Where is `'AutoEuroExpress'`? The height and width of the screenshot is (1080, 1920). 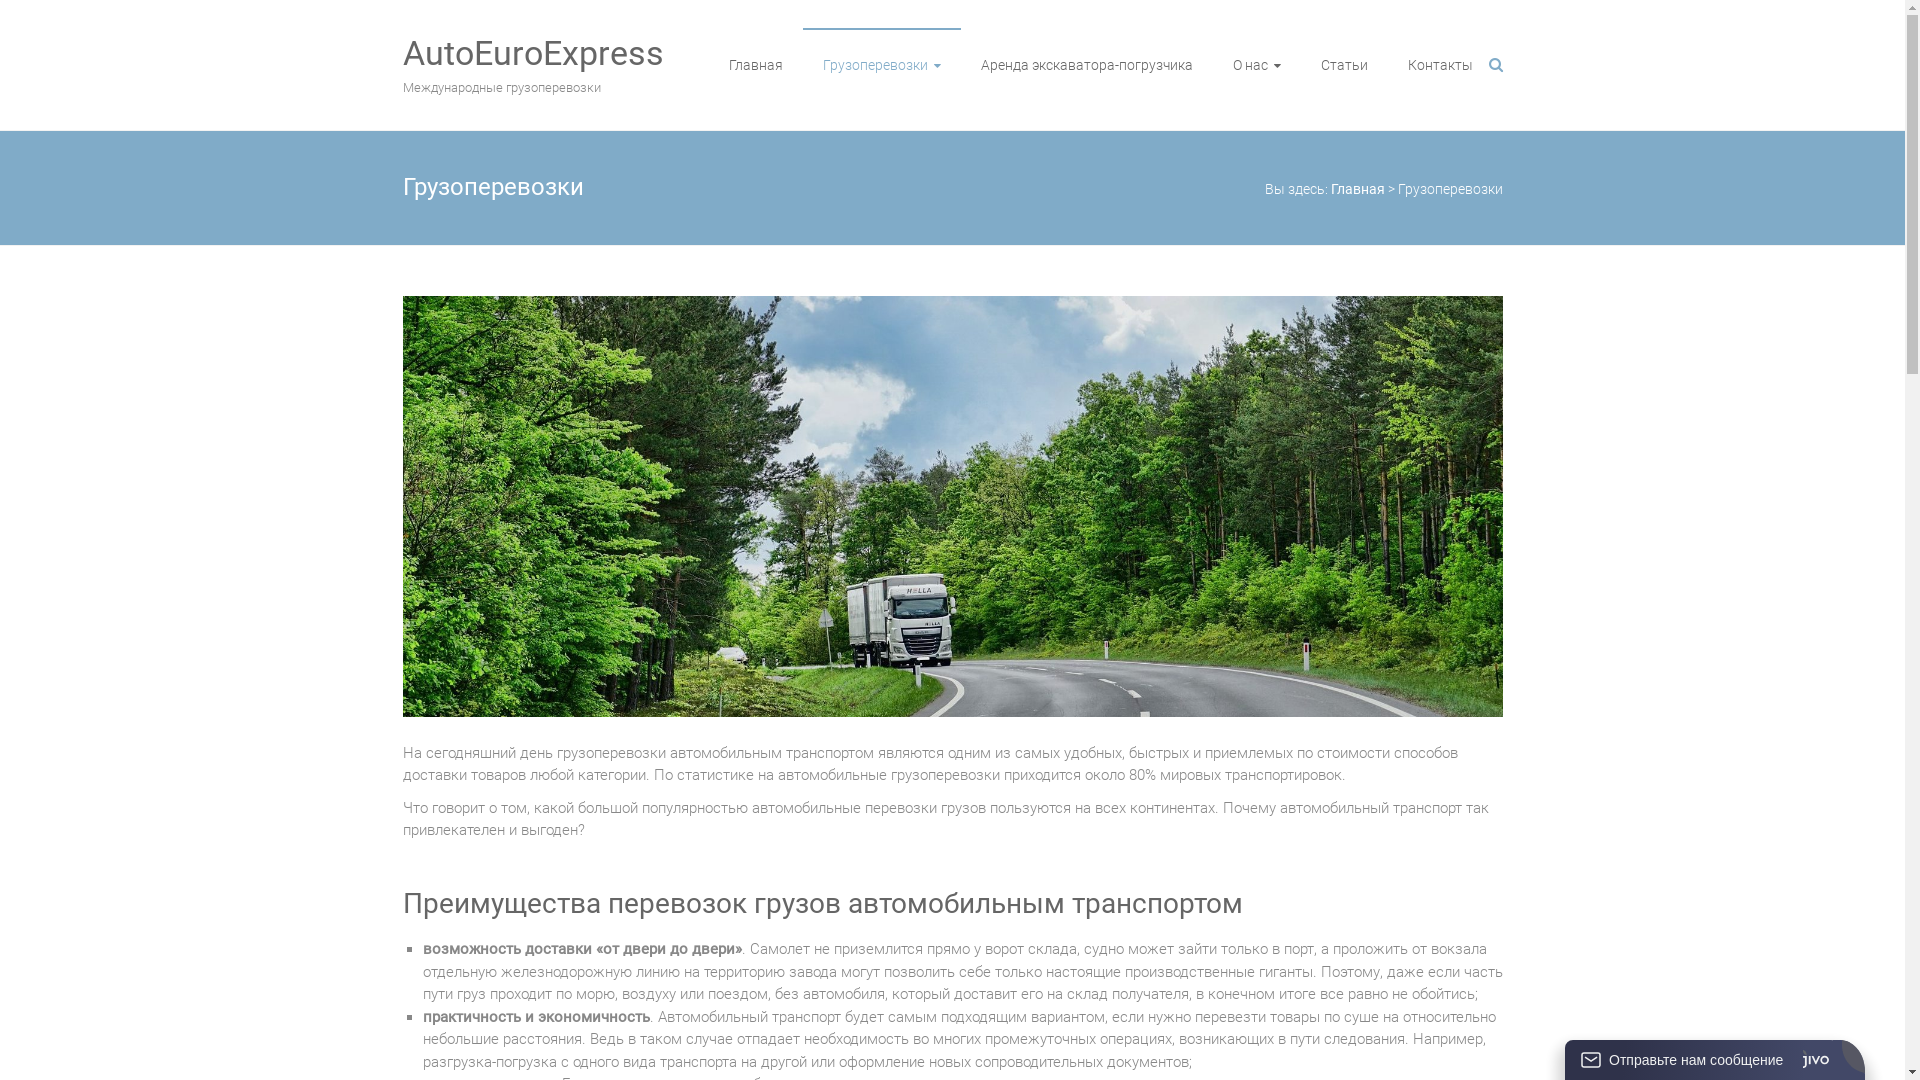 'AutoEuroExpress' is located at coordinates (532, 52).